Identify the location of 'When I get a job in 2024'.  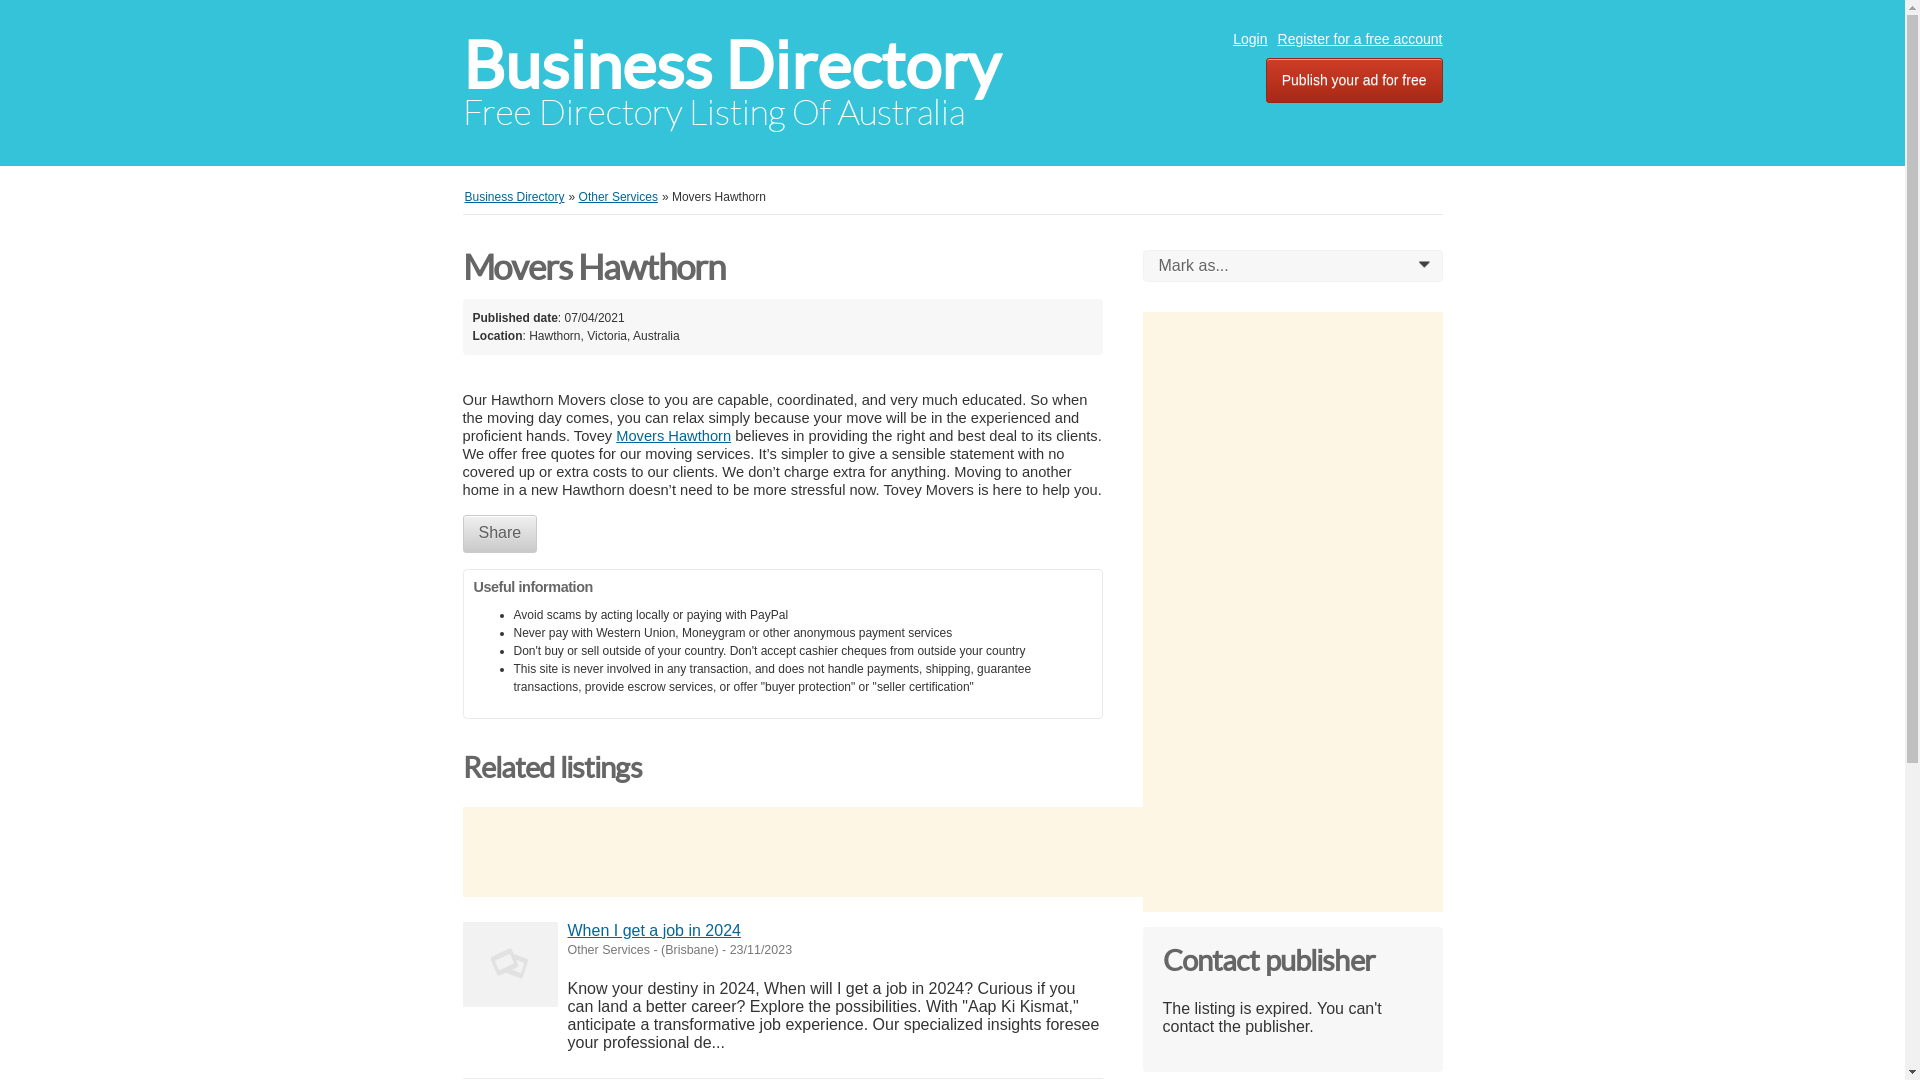
(509, 963).